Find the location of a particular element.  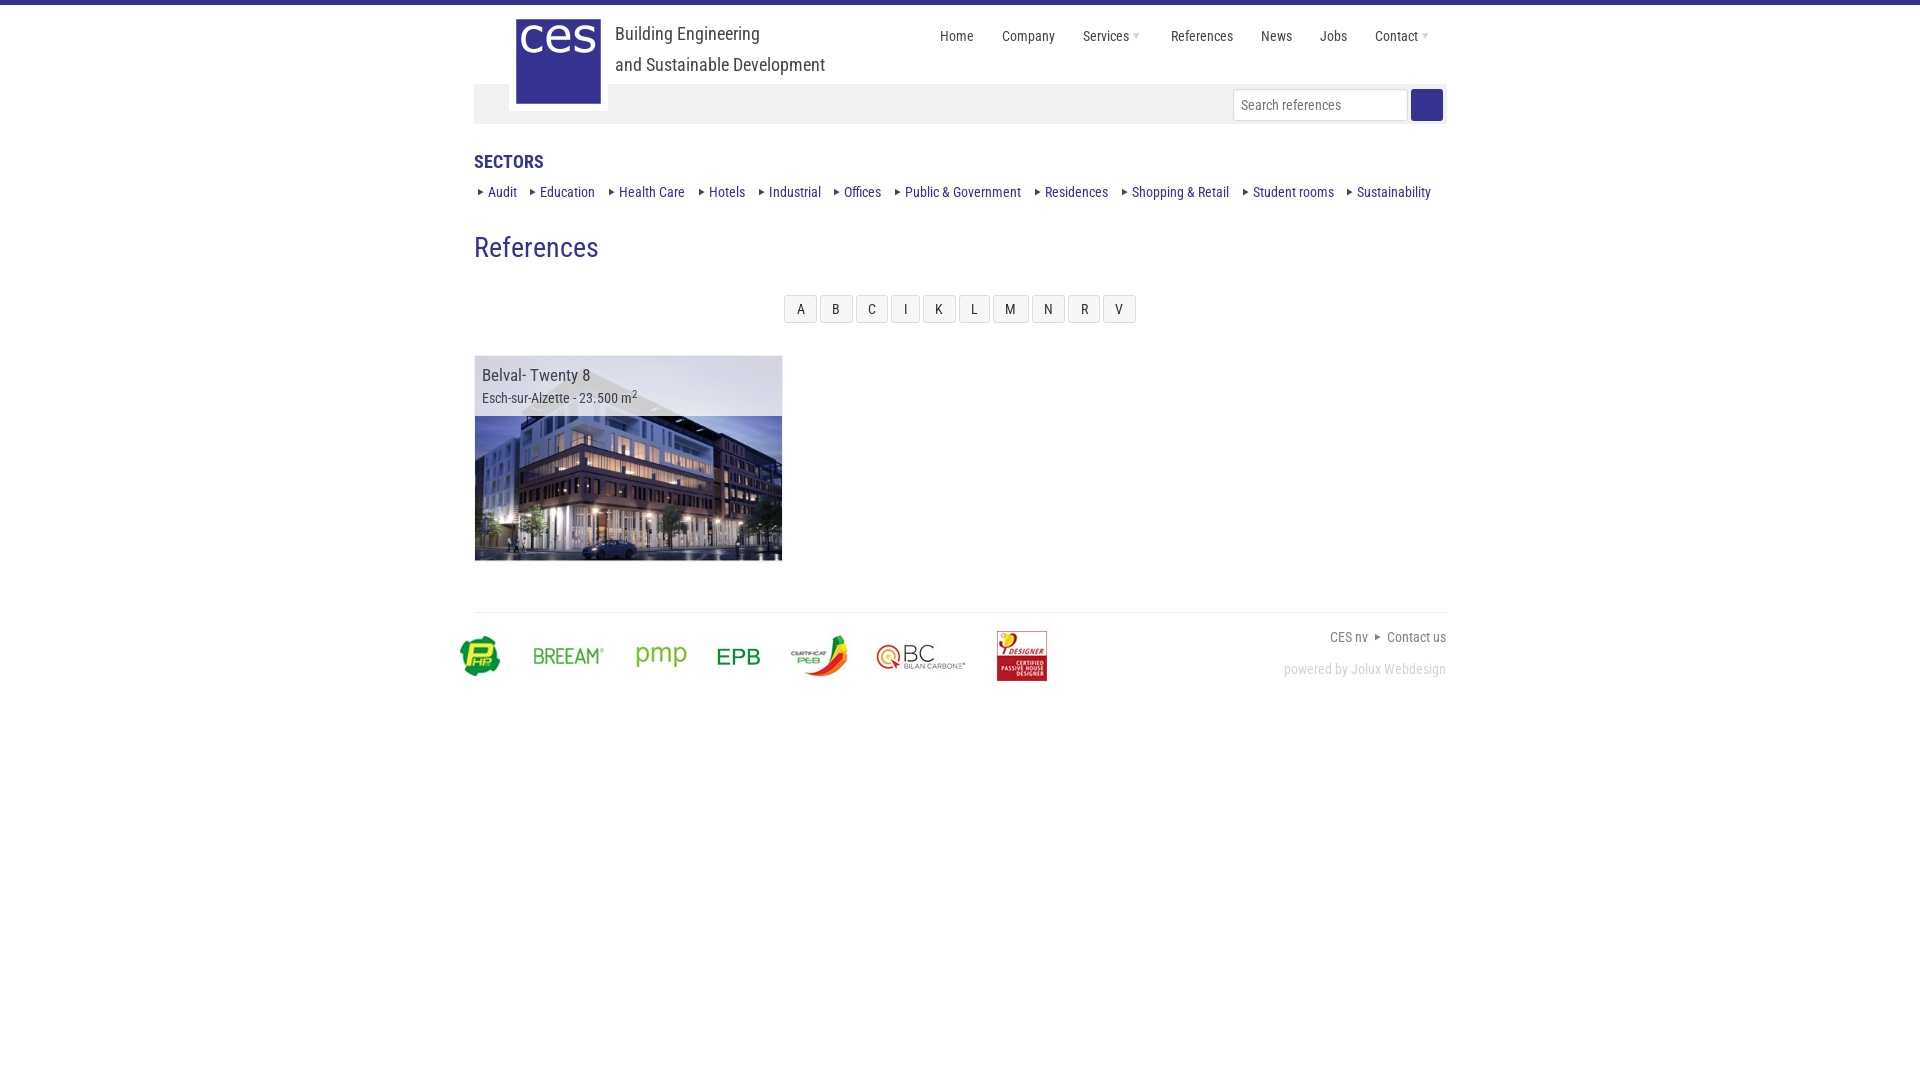

'Belval- Twenty 8 is located at coordinates (626, 458).